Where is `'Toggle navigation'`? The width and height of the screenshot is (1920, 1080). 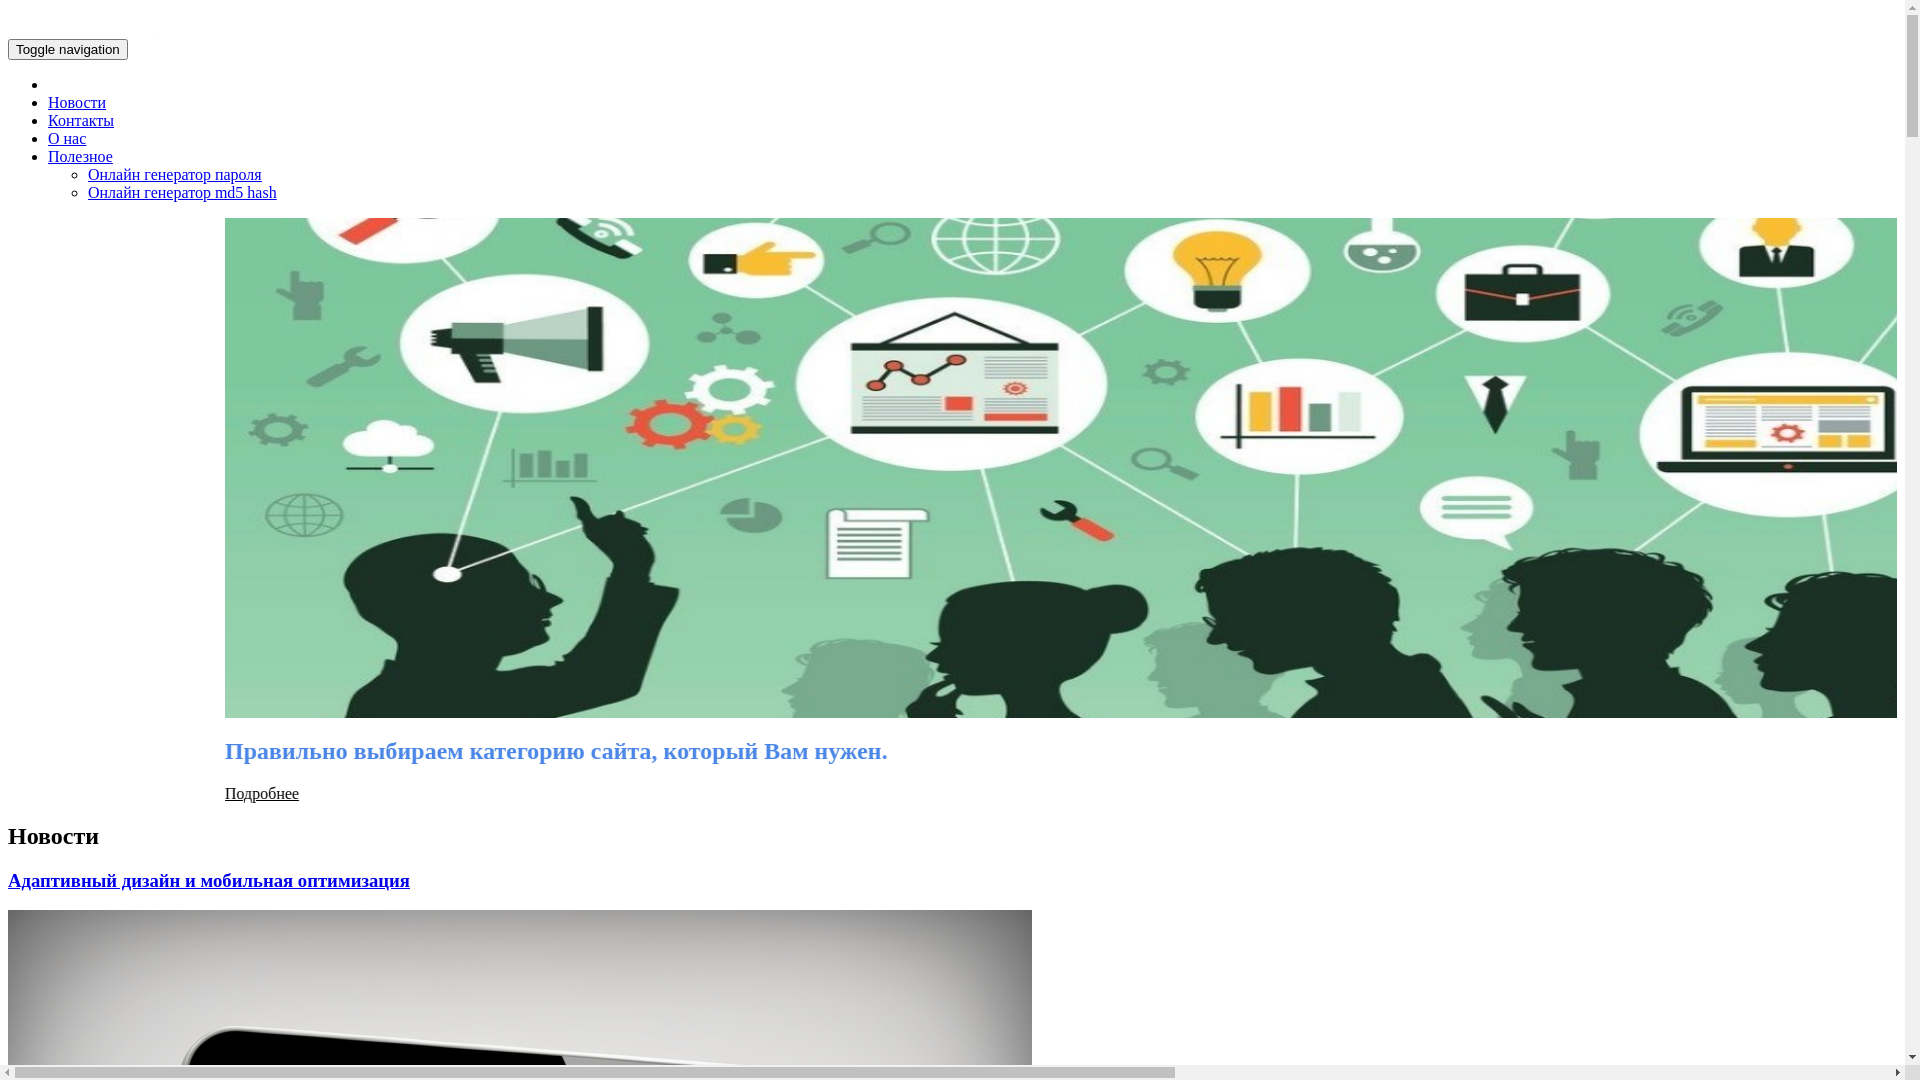 'Toggle navigation' is located at coordinates (67, 48).